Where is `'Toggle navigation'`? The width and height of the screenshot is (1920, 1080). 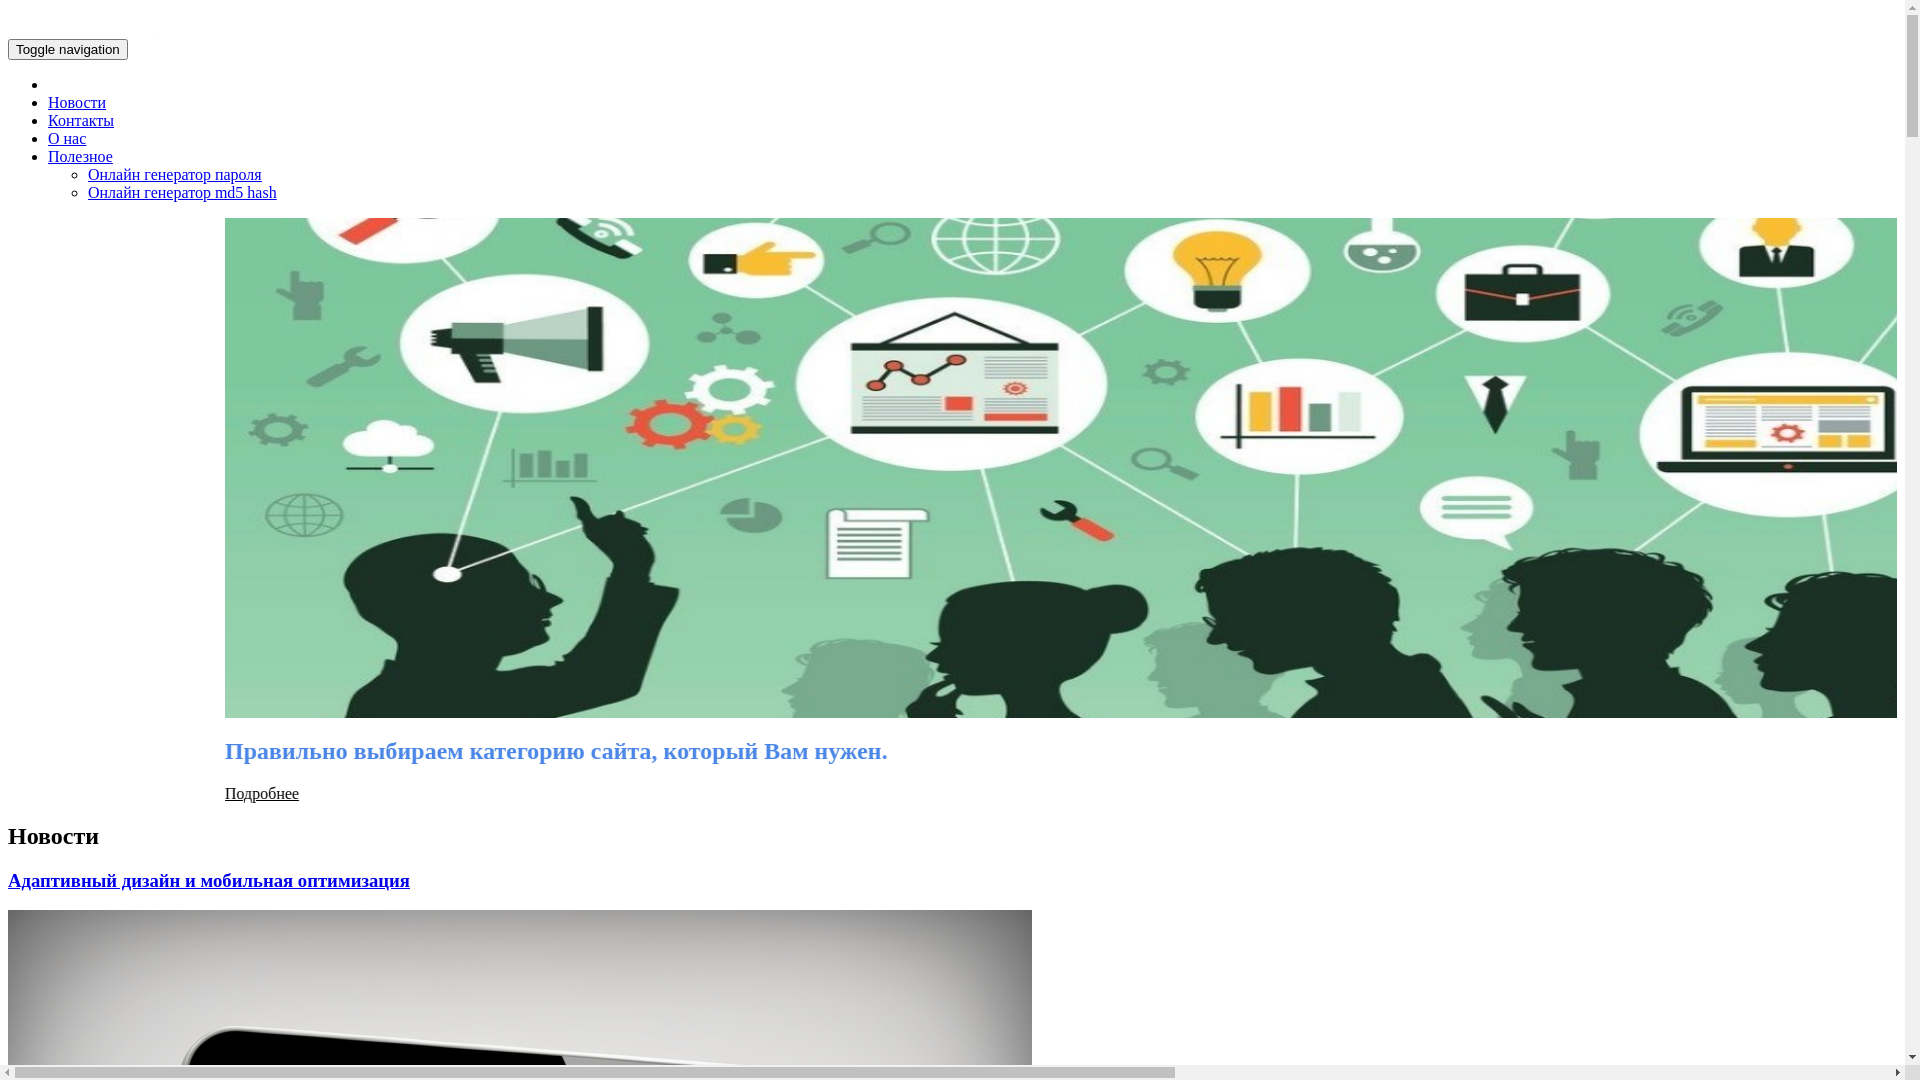 'Toggle navigation' is located at coordinates (67, 48).